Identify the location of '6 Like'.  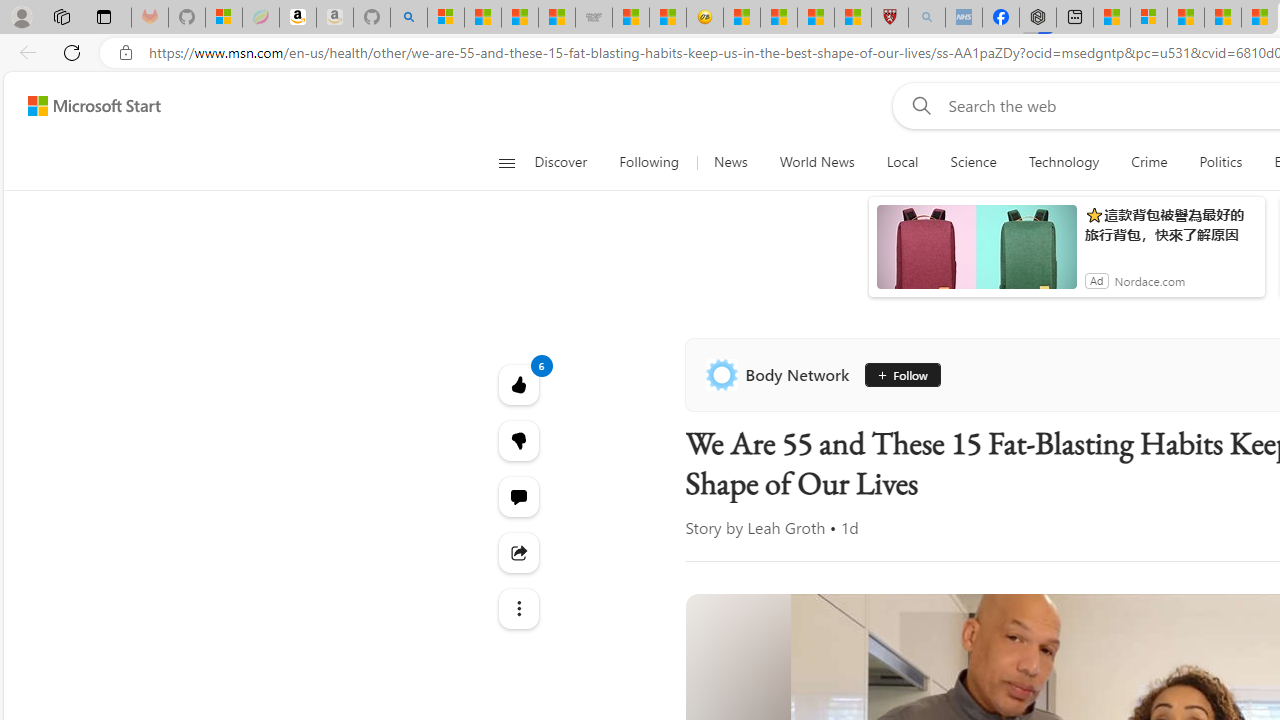
(518, 384).